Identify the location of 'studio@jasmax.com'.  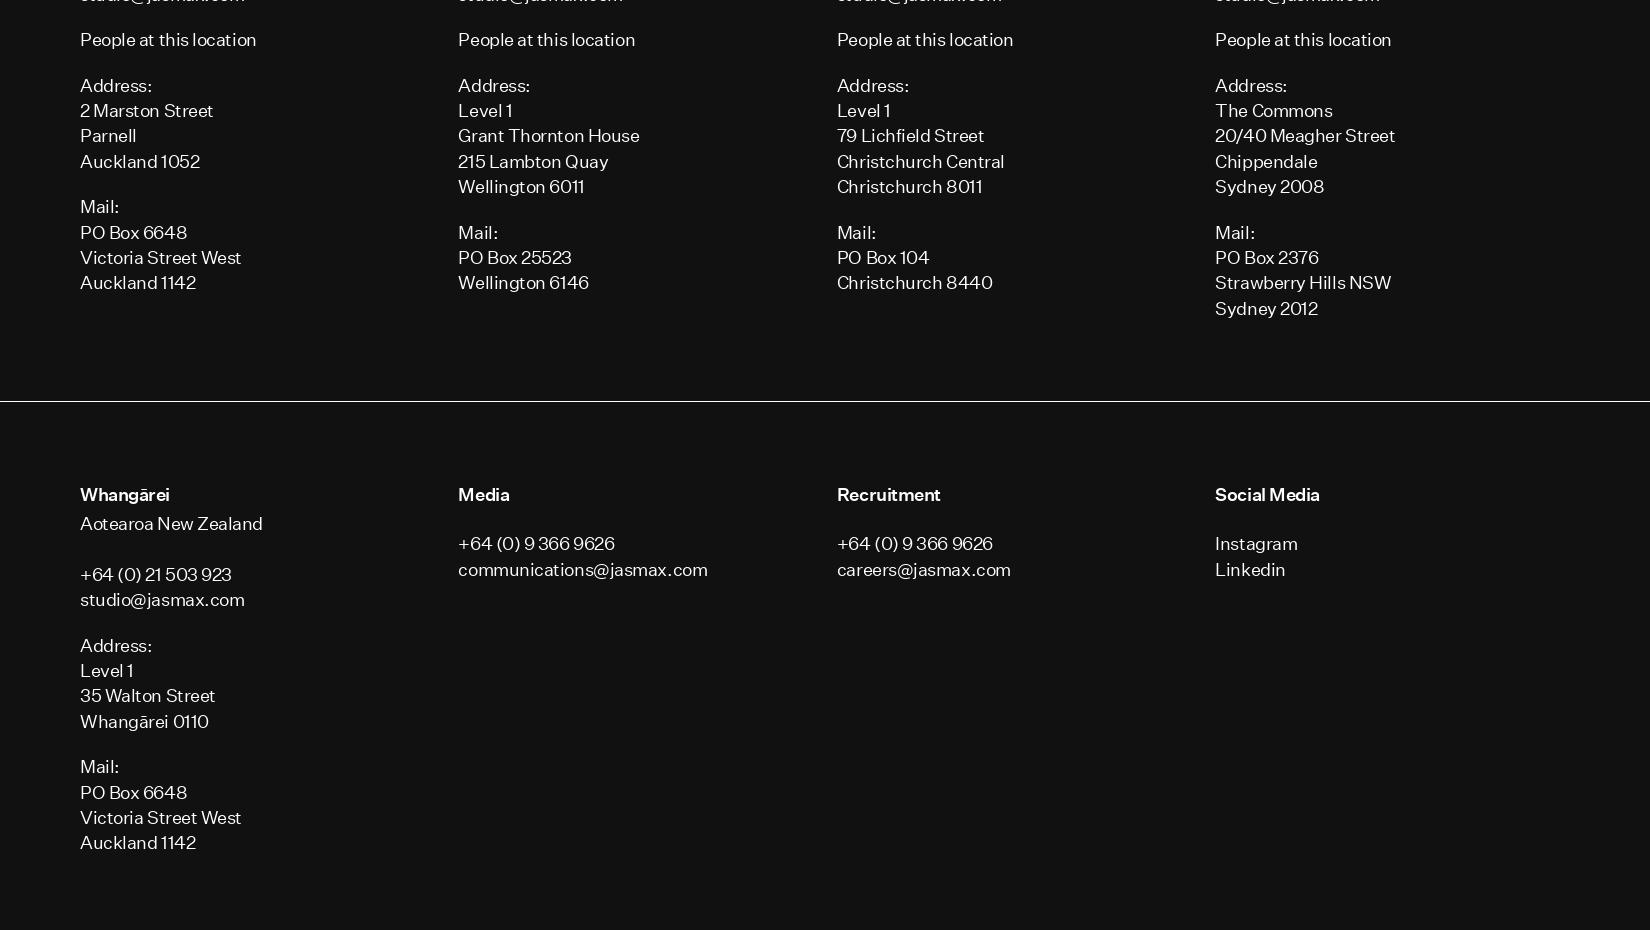
(80, 599).